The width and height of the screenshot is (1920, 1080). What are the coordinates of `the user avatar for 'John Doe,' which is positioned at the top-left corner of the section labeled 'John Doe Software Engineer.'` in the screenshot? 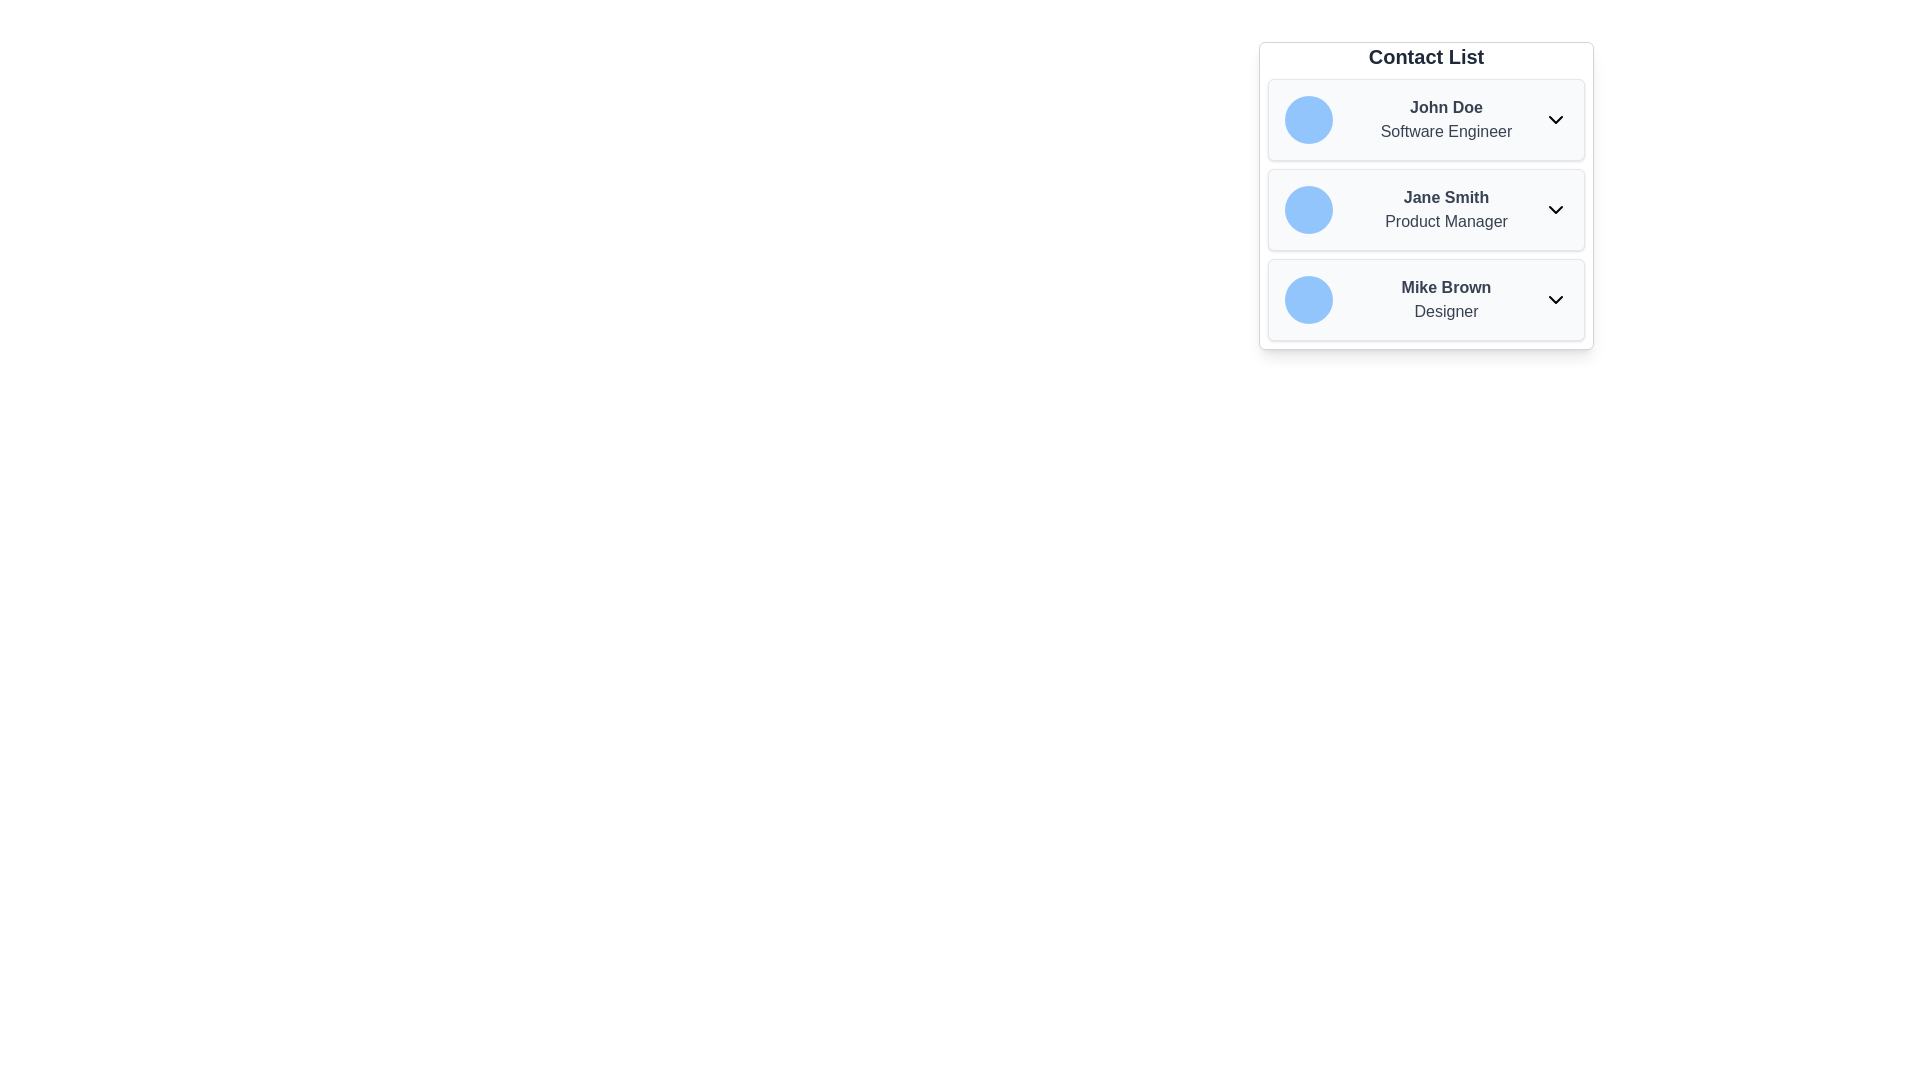 It's located at (1309, 119).